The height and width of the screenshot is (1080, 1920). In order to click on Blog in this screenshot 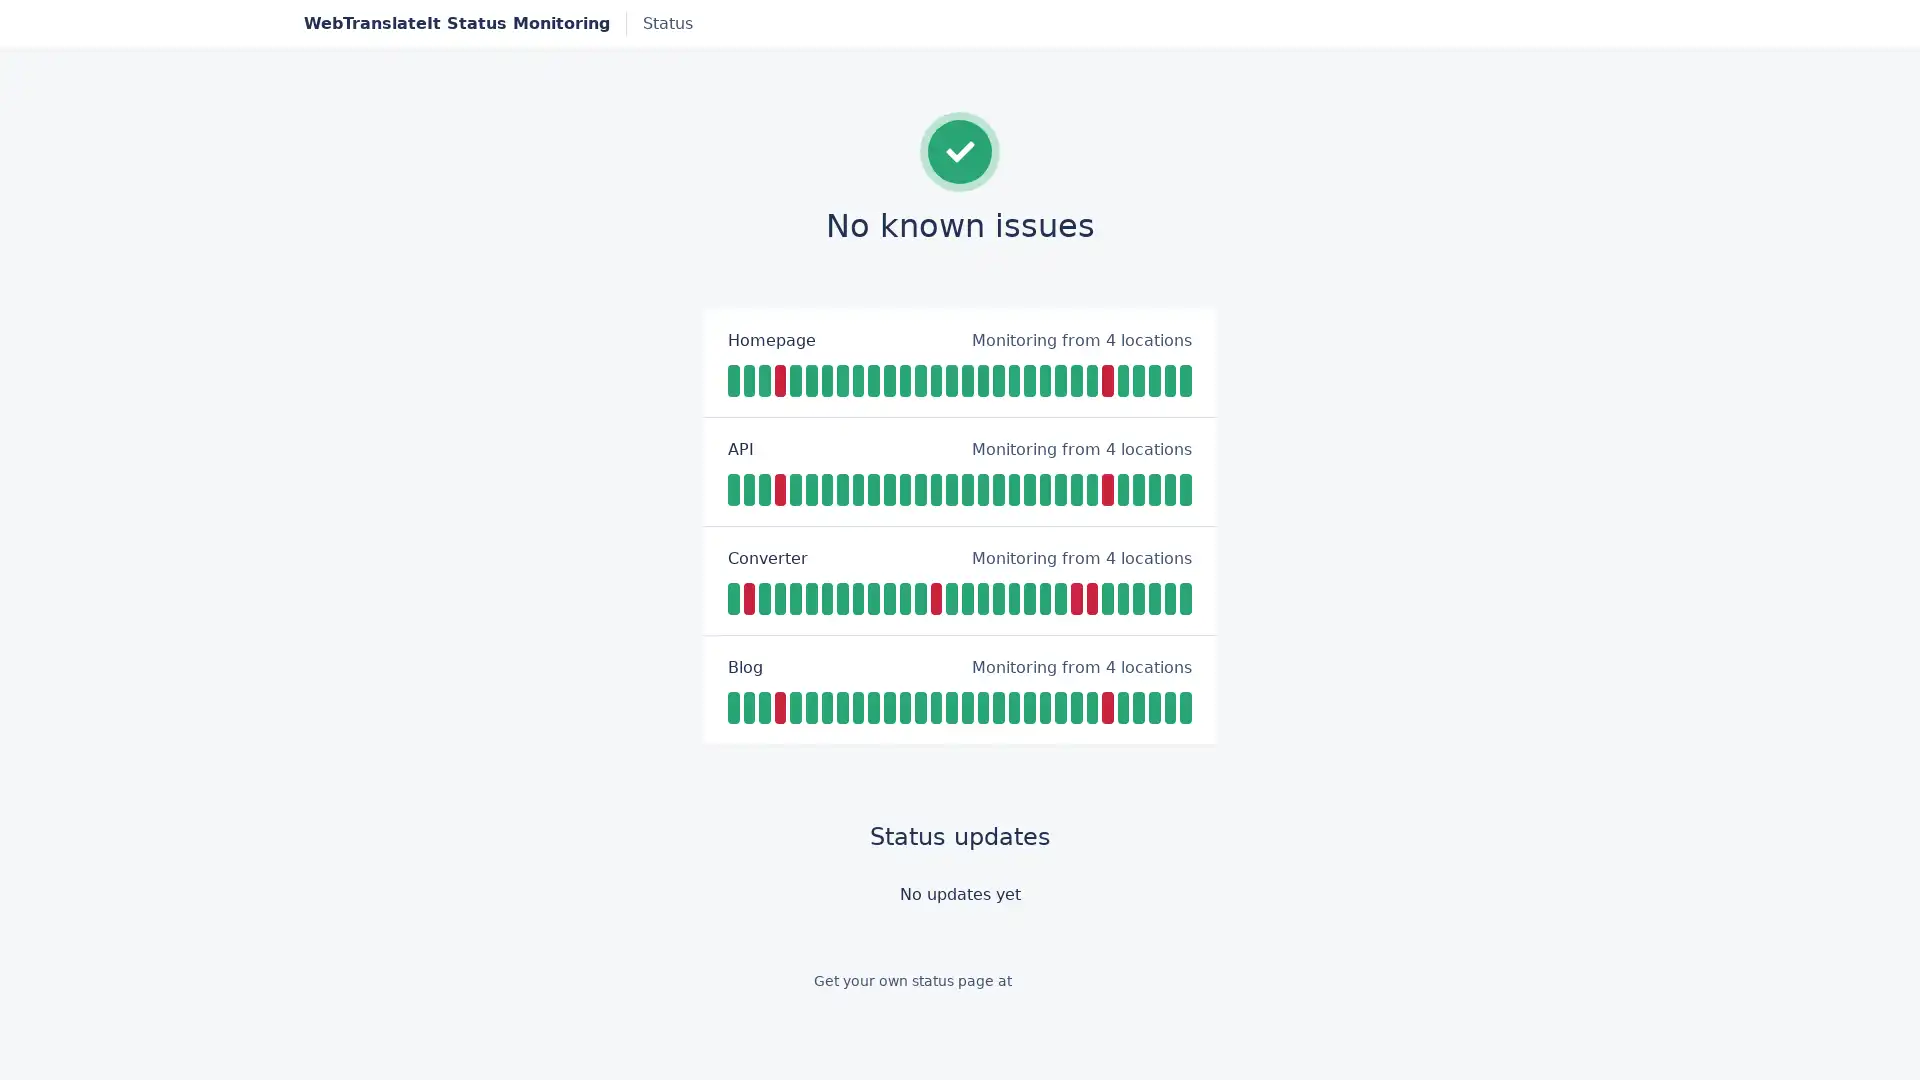, I will do `click(744, 667)`.